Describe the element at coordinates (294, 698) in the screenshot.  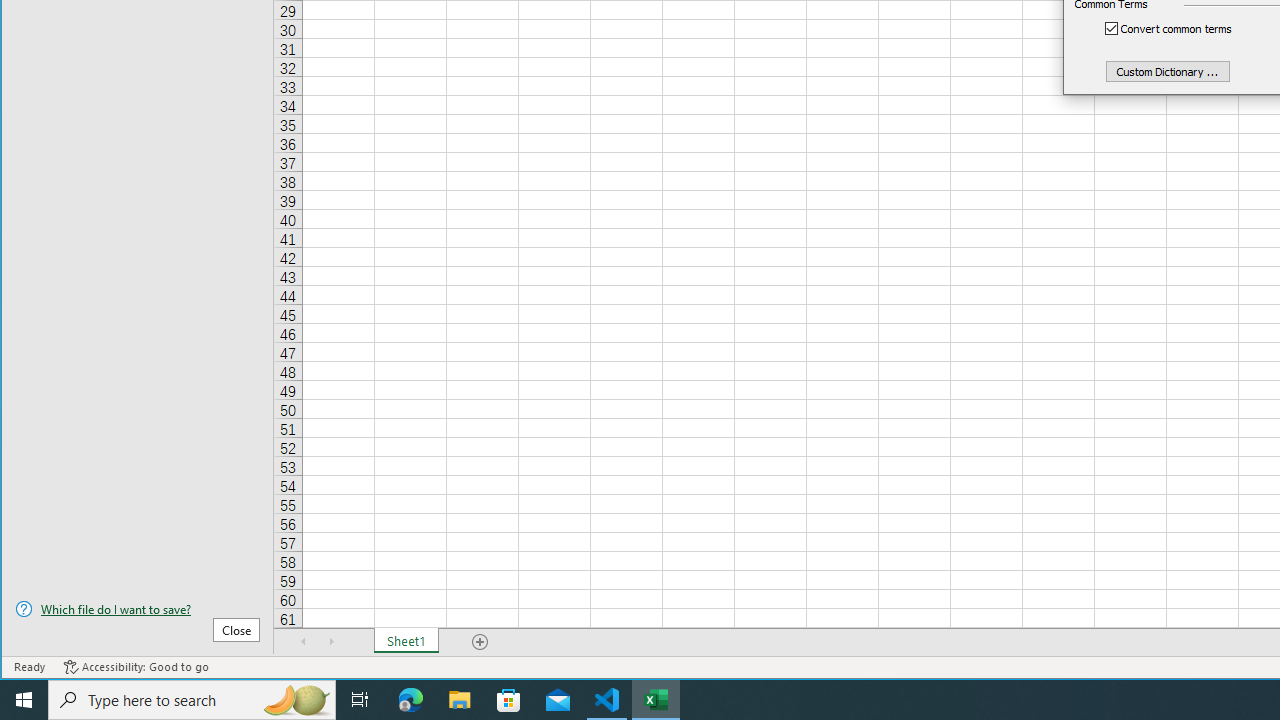
I see `'Search highlights icon opens search home window'` at that location.